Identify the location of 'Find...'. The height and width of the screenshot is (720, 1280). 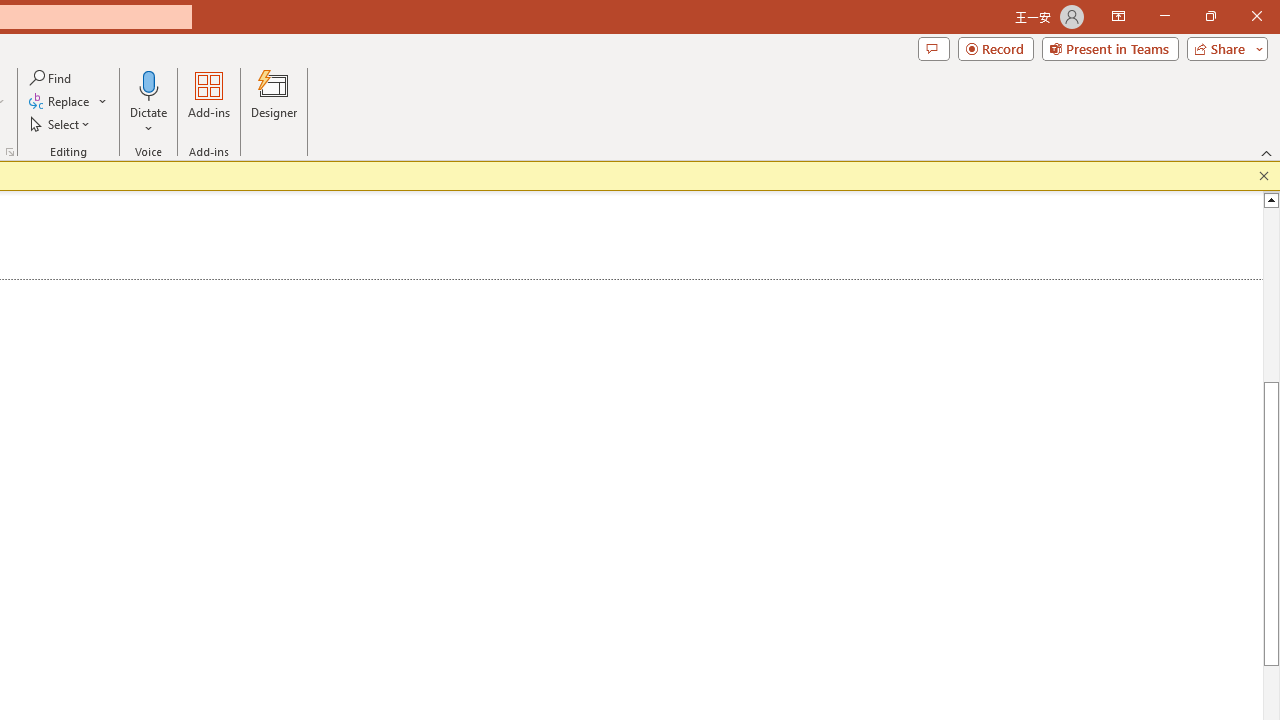
(51, 77).